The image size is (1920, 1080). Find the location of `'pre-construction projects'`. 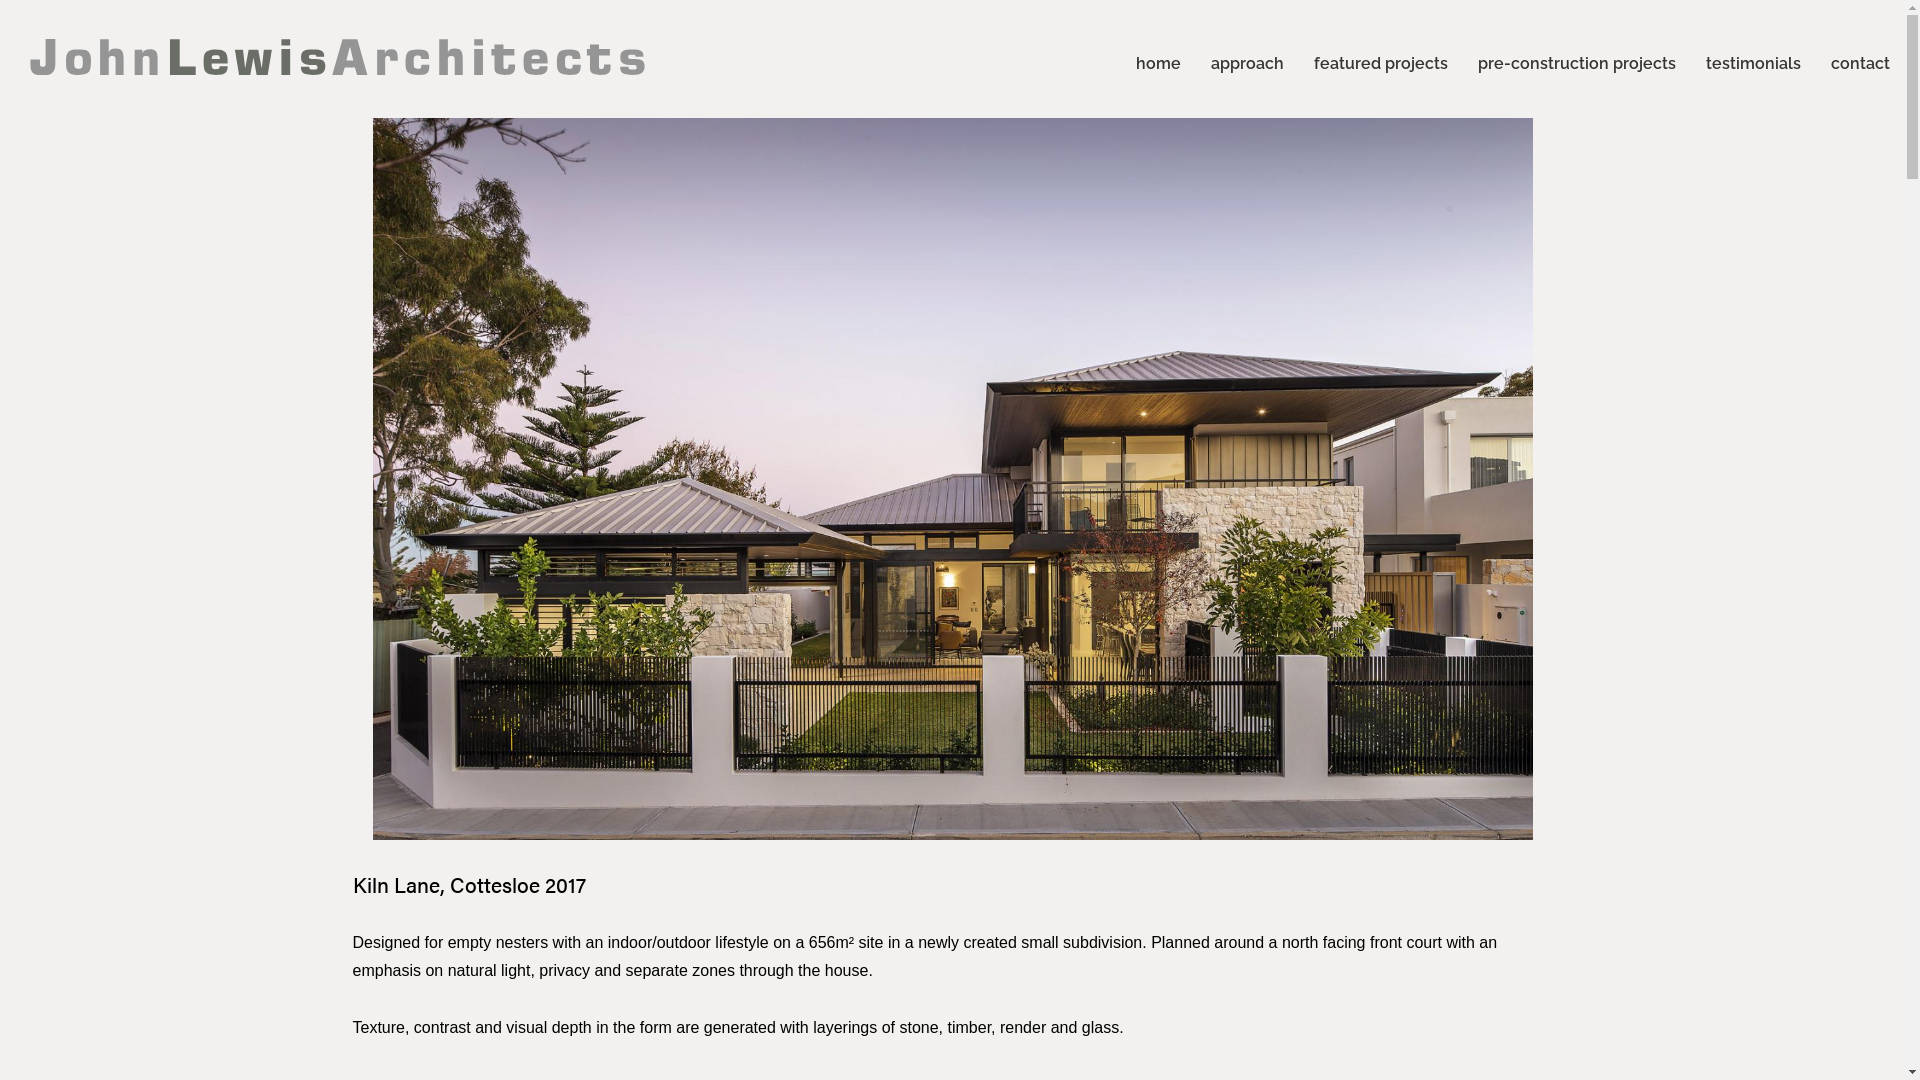

'pre-construction projects' is located at coordinates (1576, 59).